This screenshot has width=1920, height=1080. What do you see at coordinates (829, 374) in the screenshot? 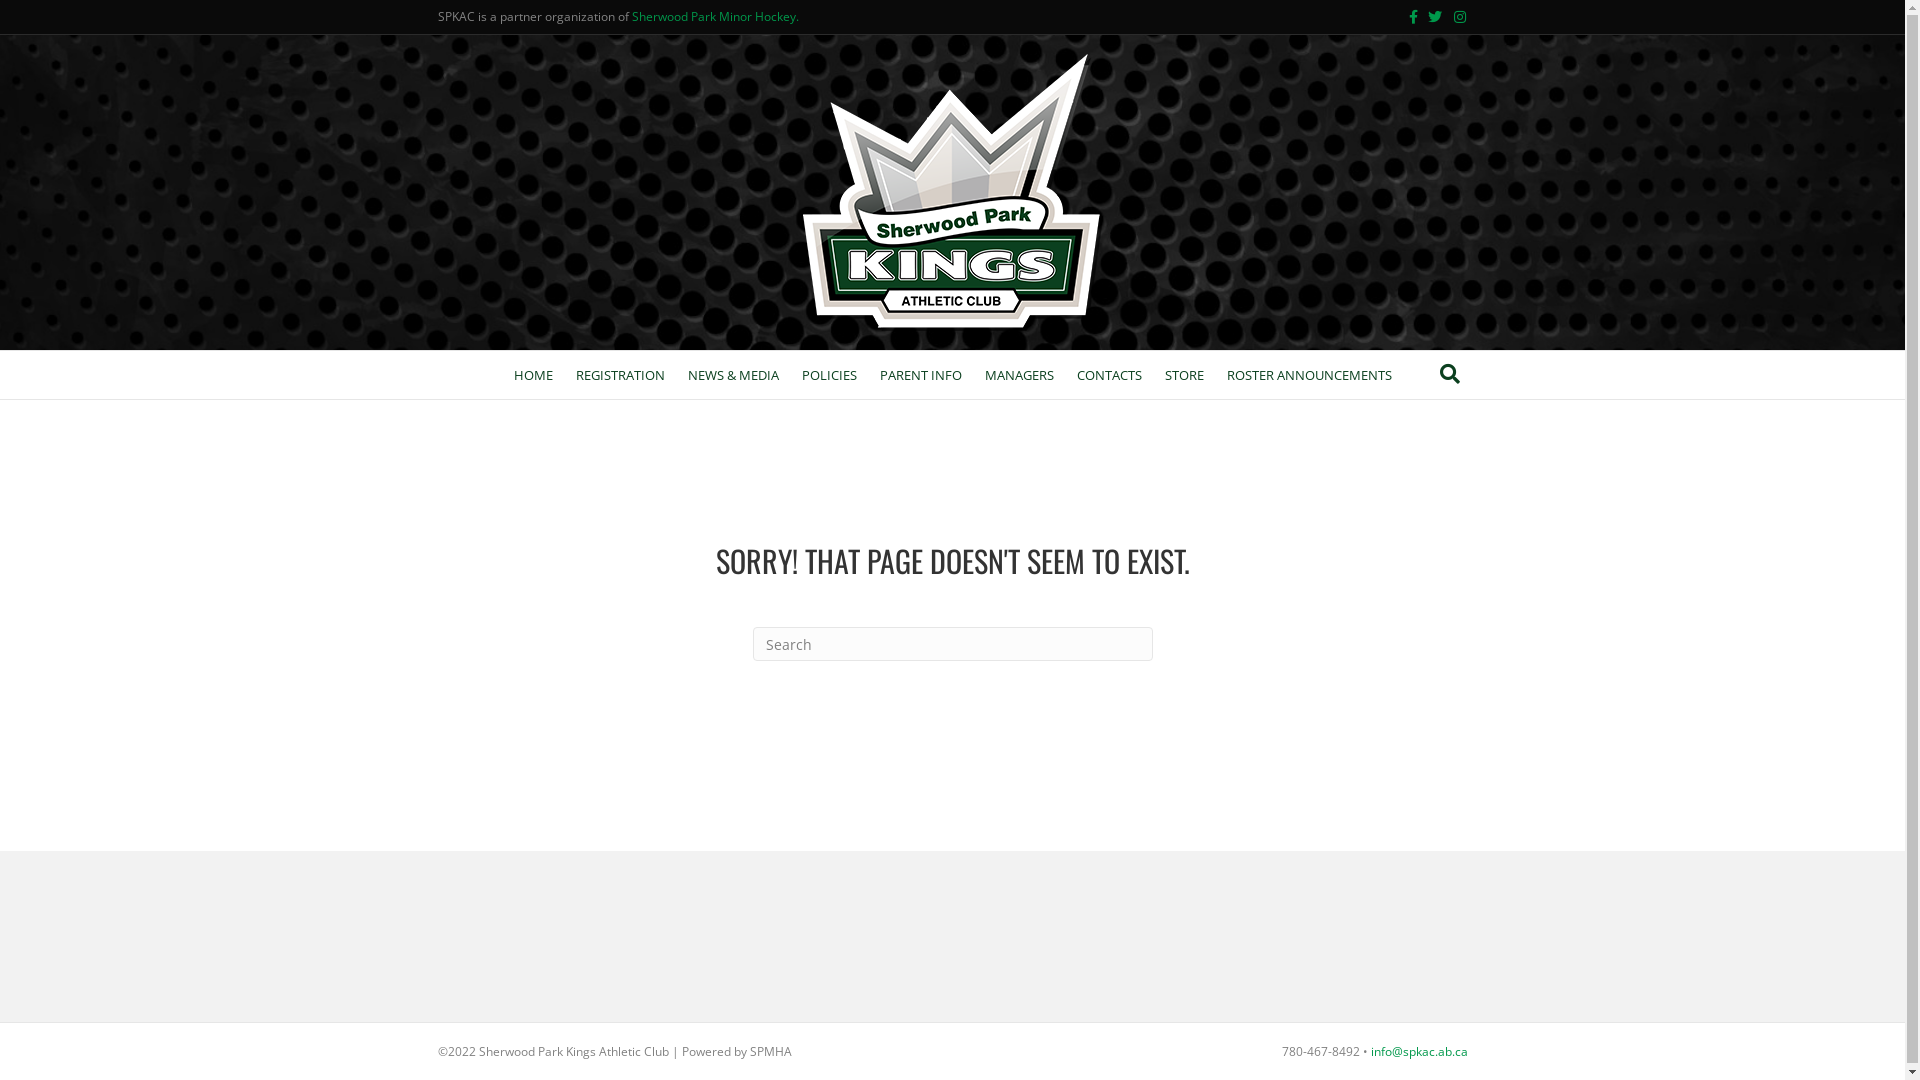
I see `'POLICIES'` at bounding box center [829, 374].